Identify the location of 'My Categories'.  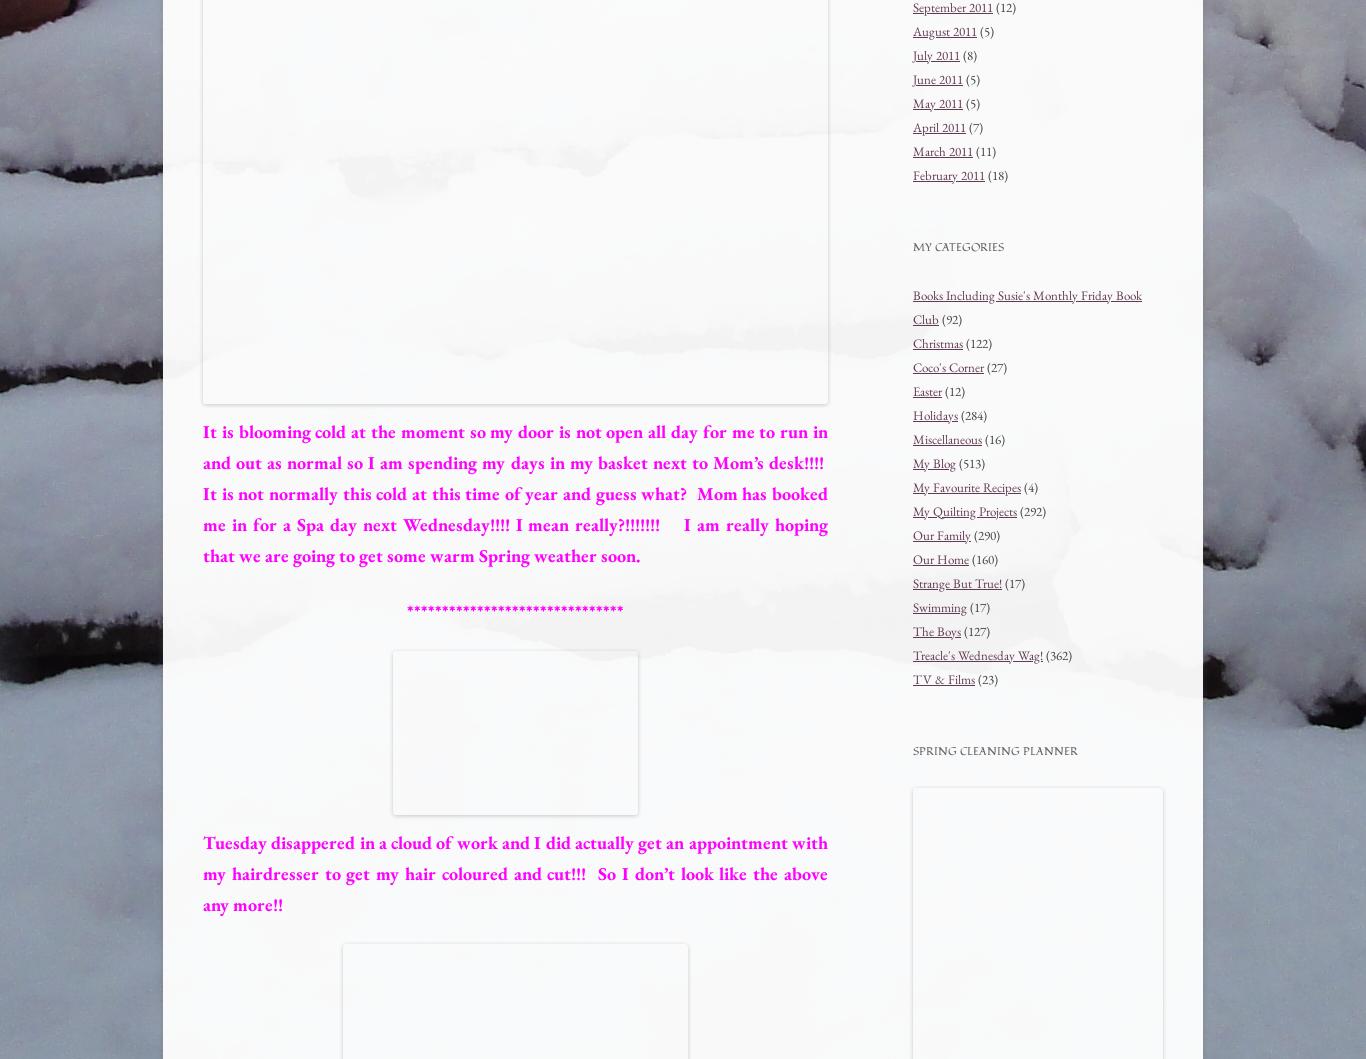
(958, 246).